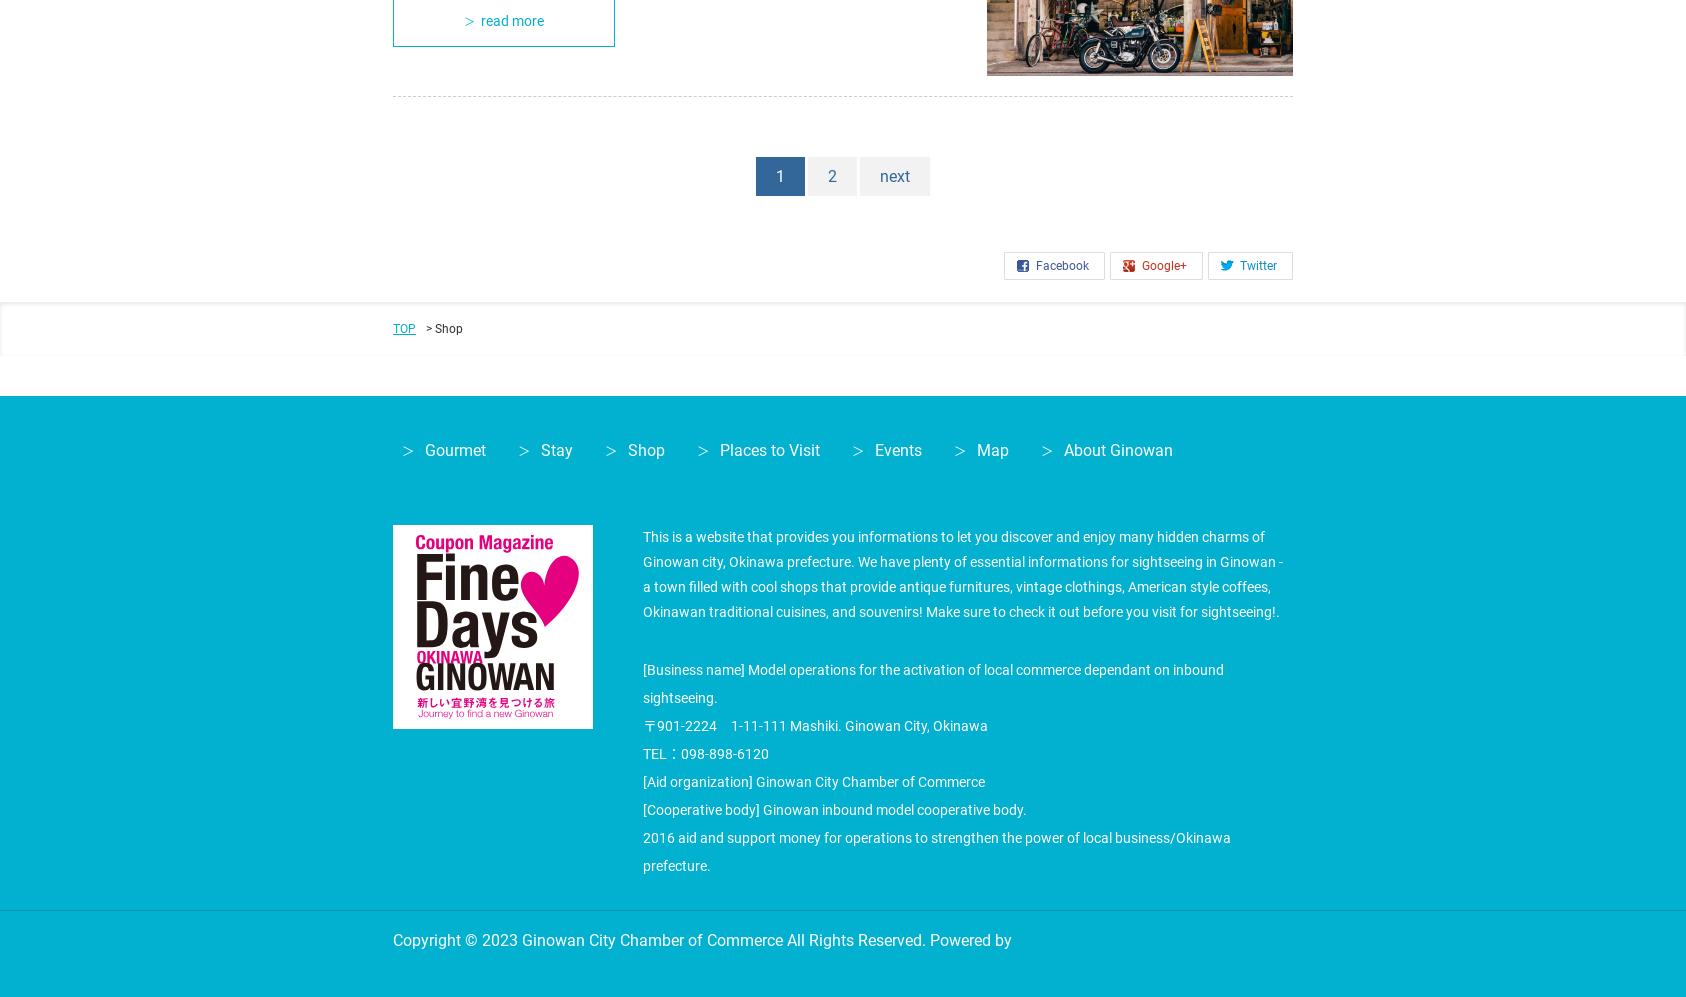  Describe the element at coordinates (1163, 264) in the screenshot. I see `'Google+'` at that location.